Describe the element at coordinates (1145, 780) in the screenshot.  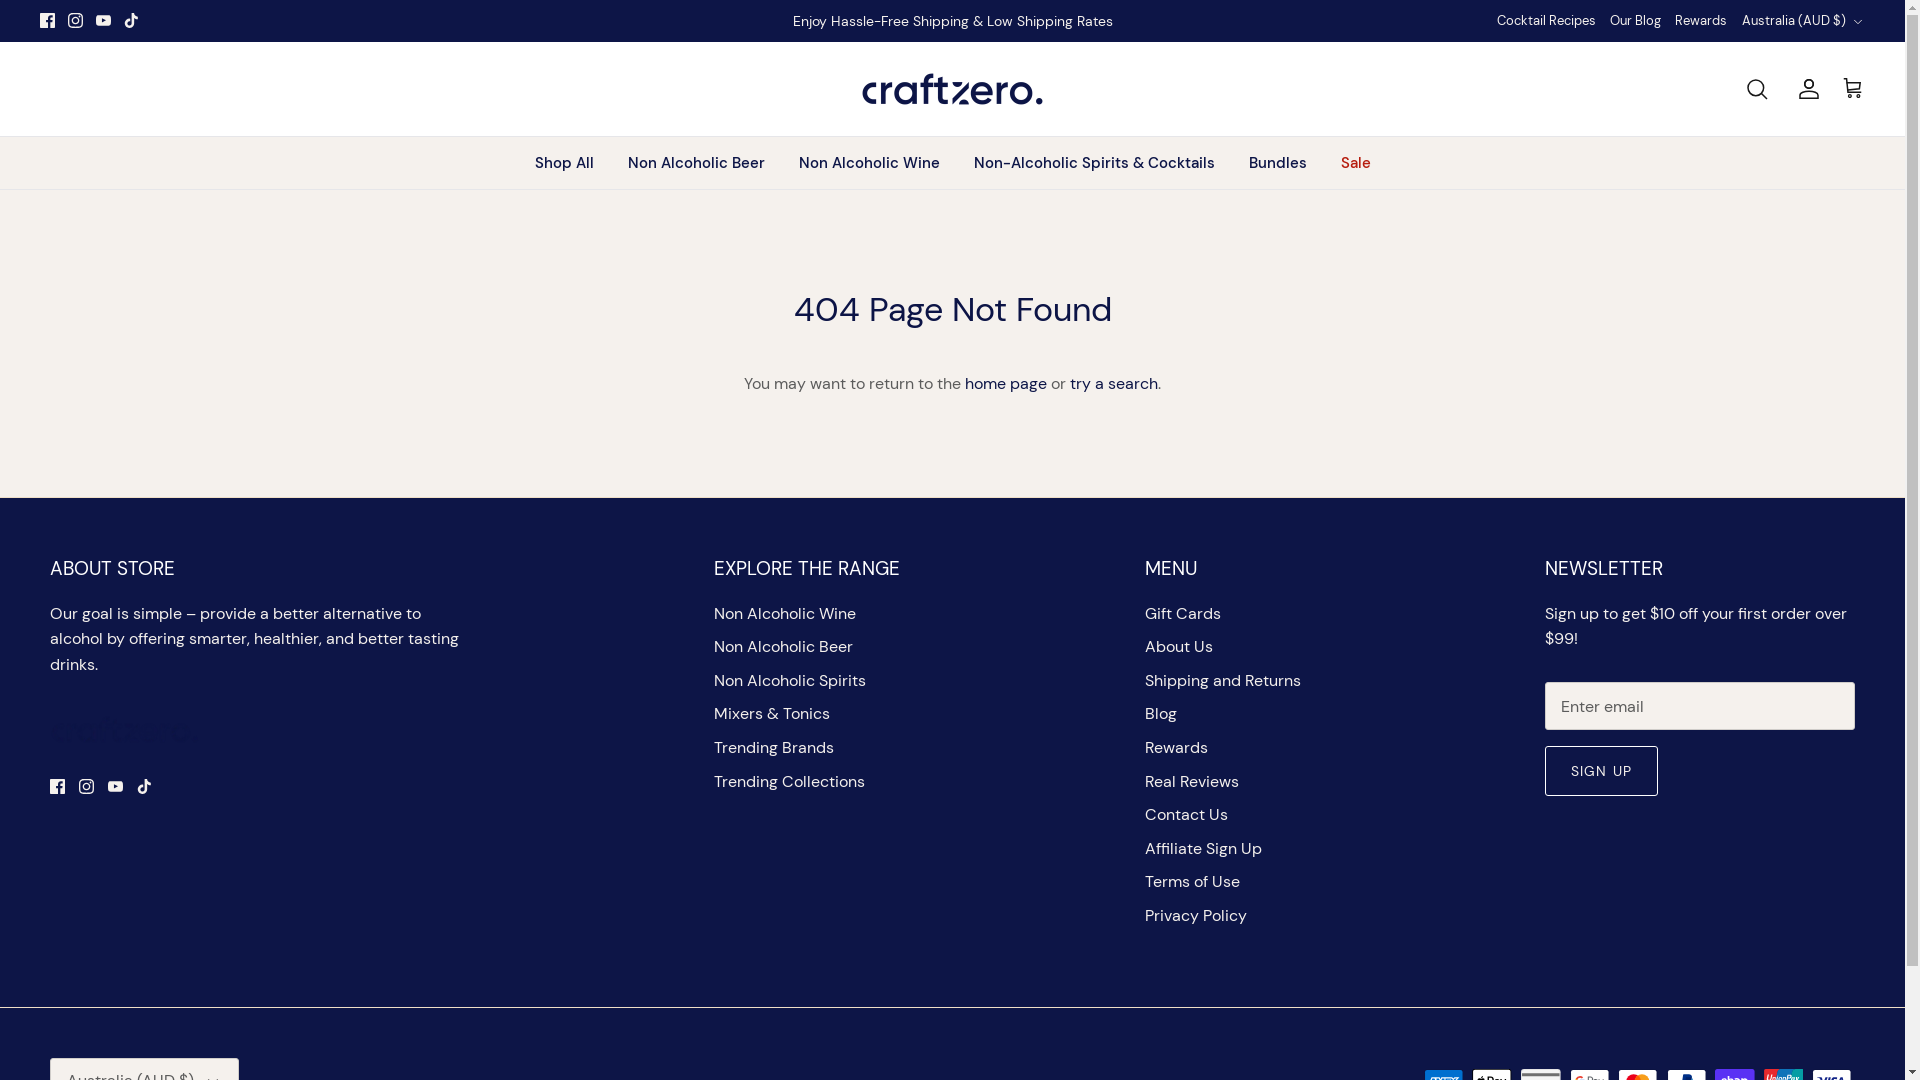
I see `'Real Reviews'` at that location.